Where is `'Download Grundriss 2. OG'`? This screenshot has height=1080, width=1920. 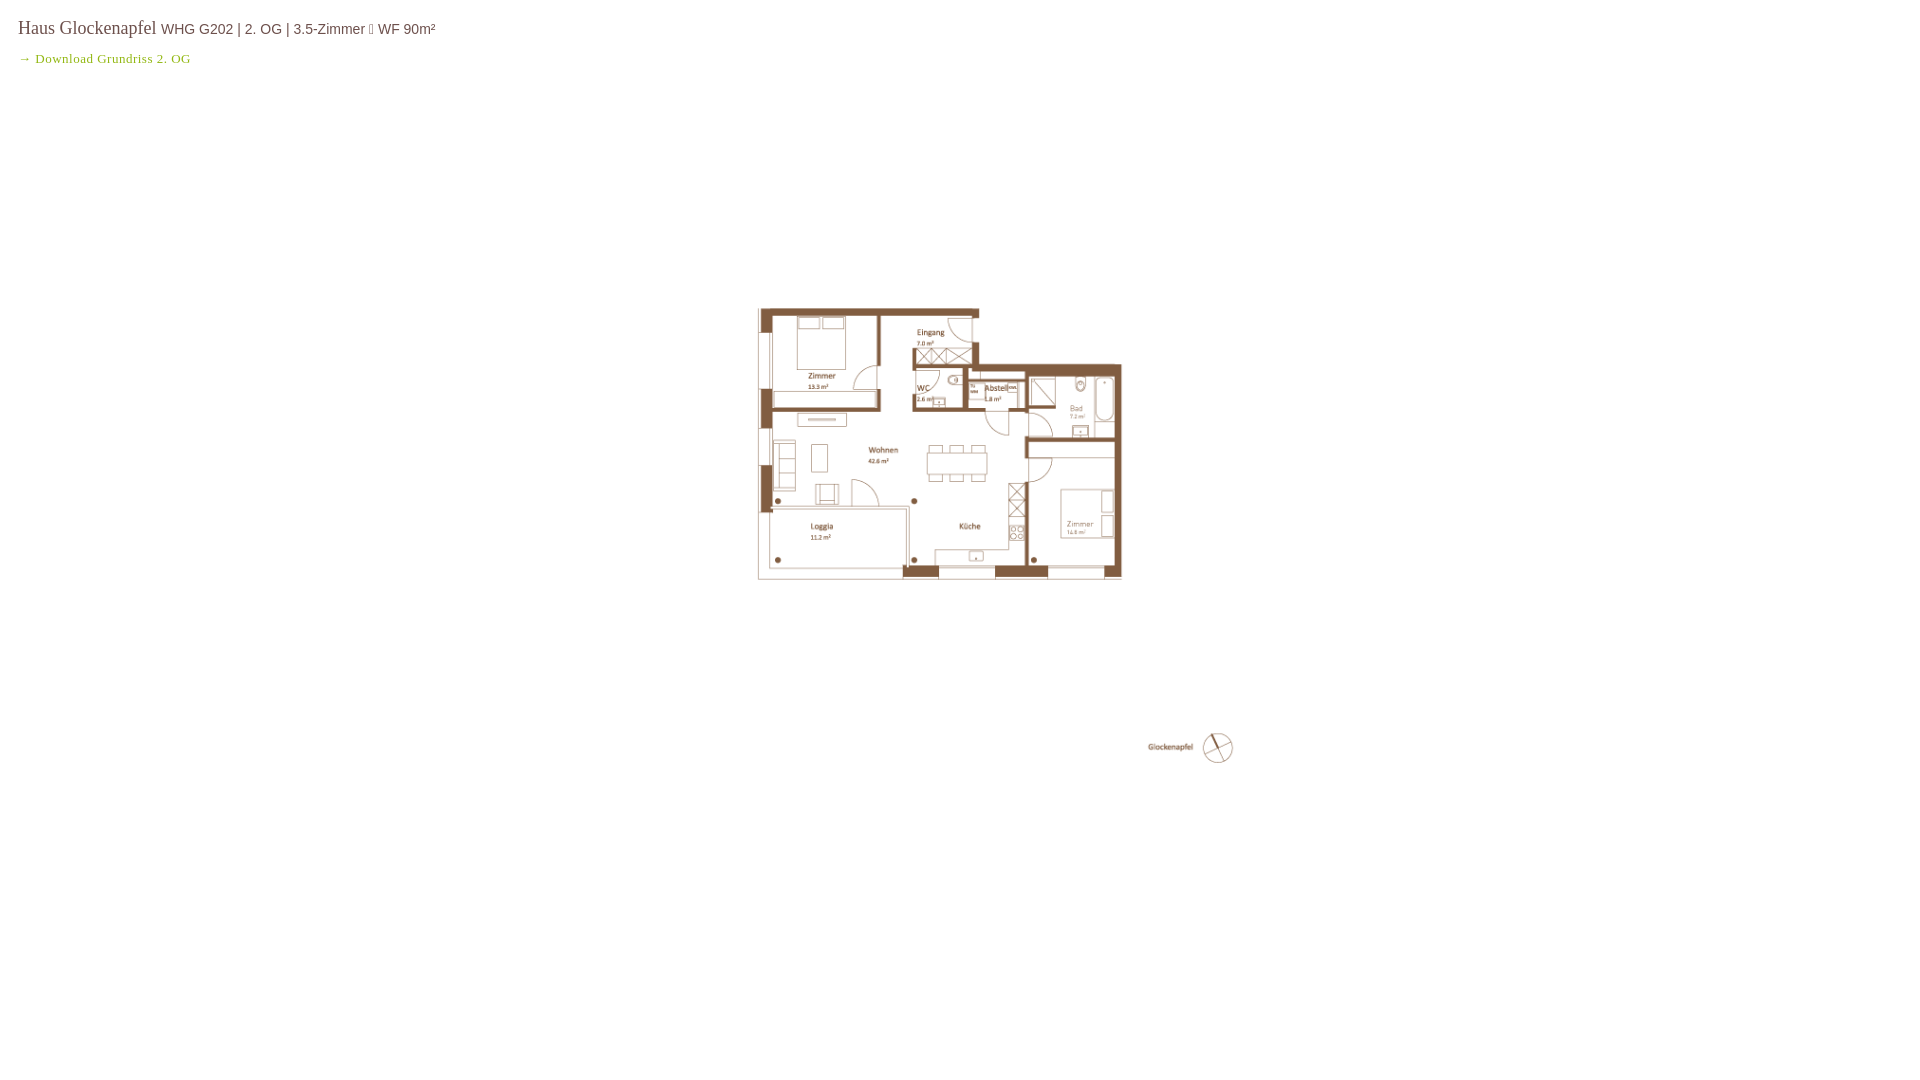 'Download Grundriss 2. OG' is located at coordinates (112, 57).